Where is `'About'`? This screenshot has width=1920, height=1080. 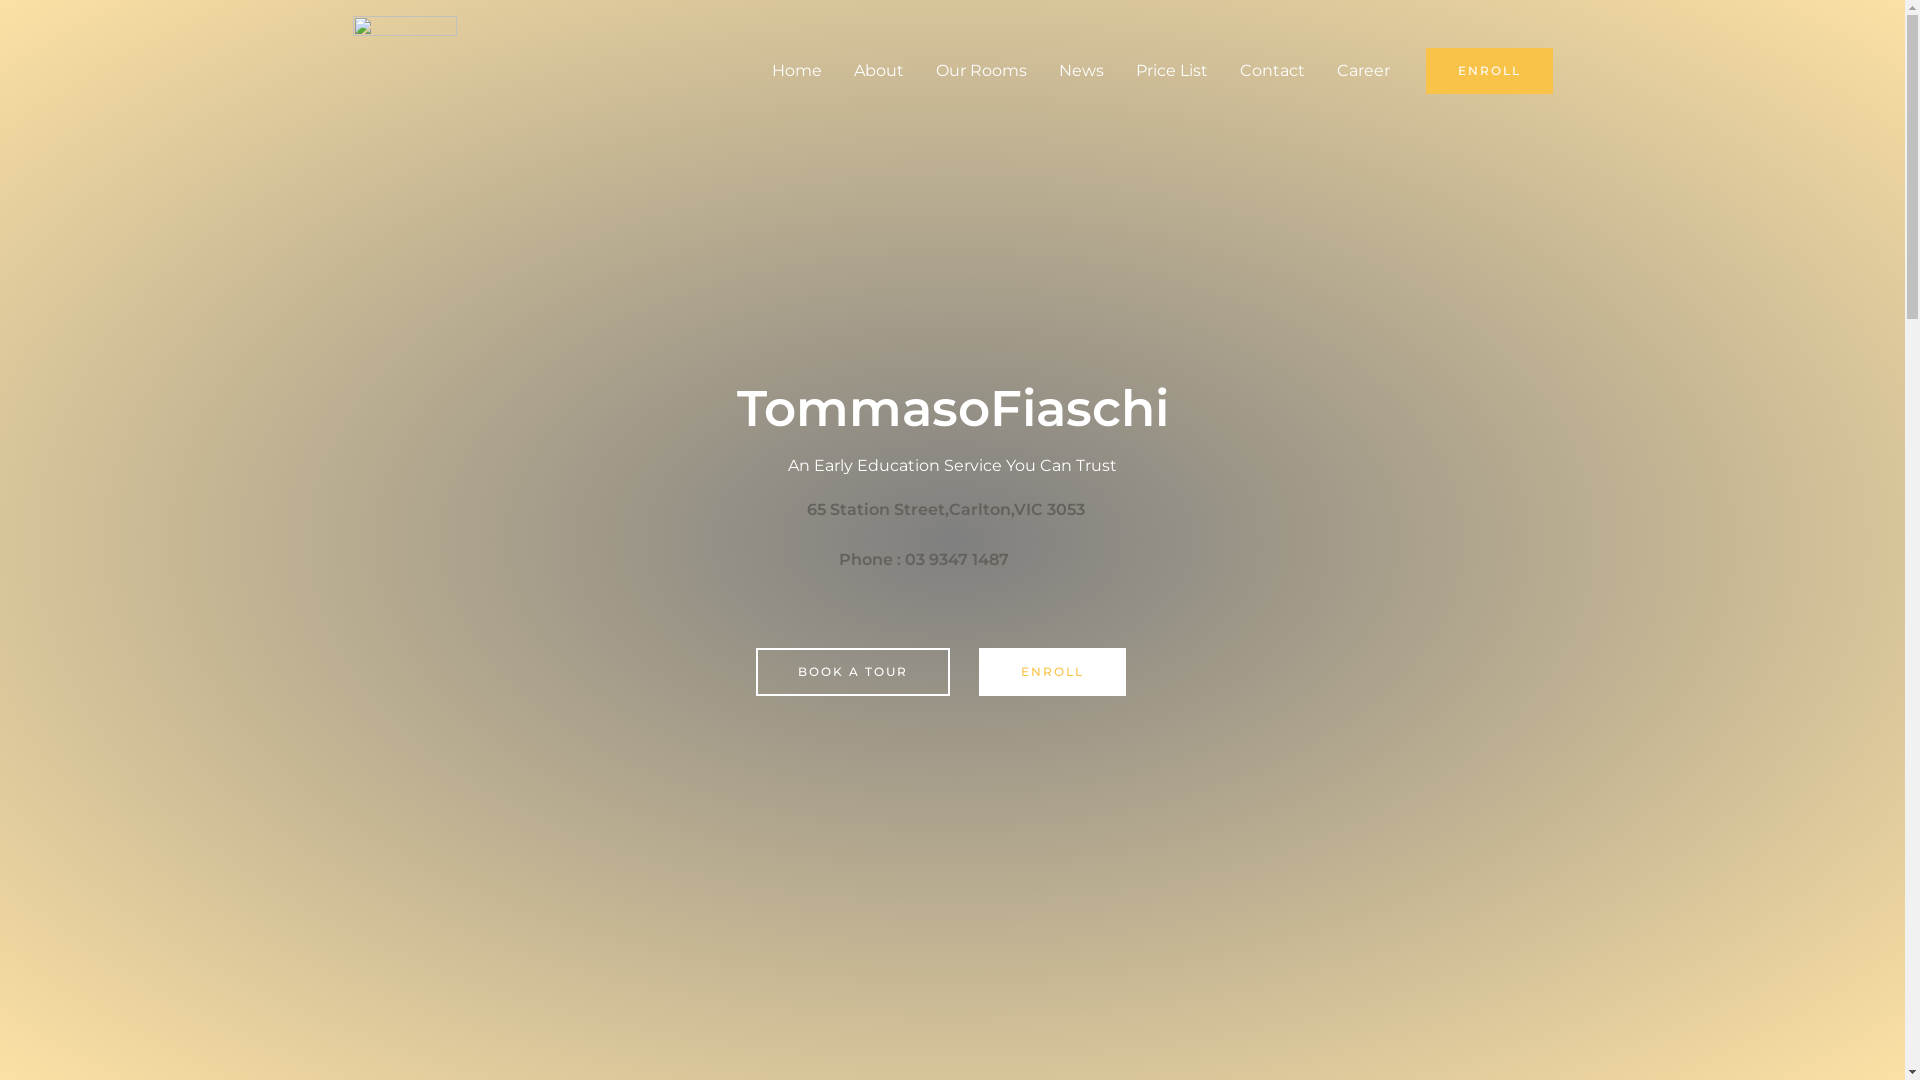 'About' is located at coordinates (838, 69).